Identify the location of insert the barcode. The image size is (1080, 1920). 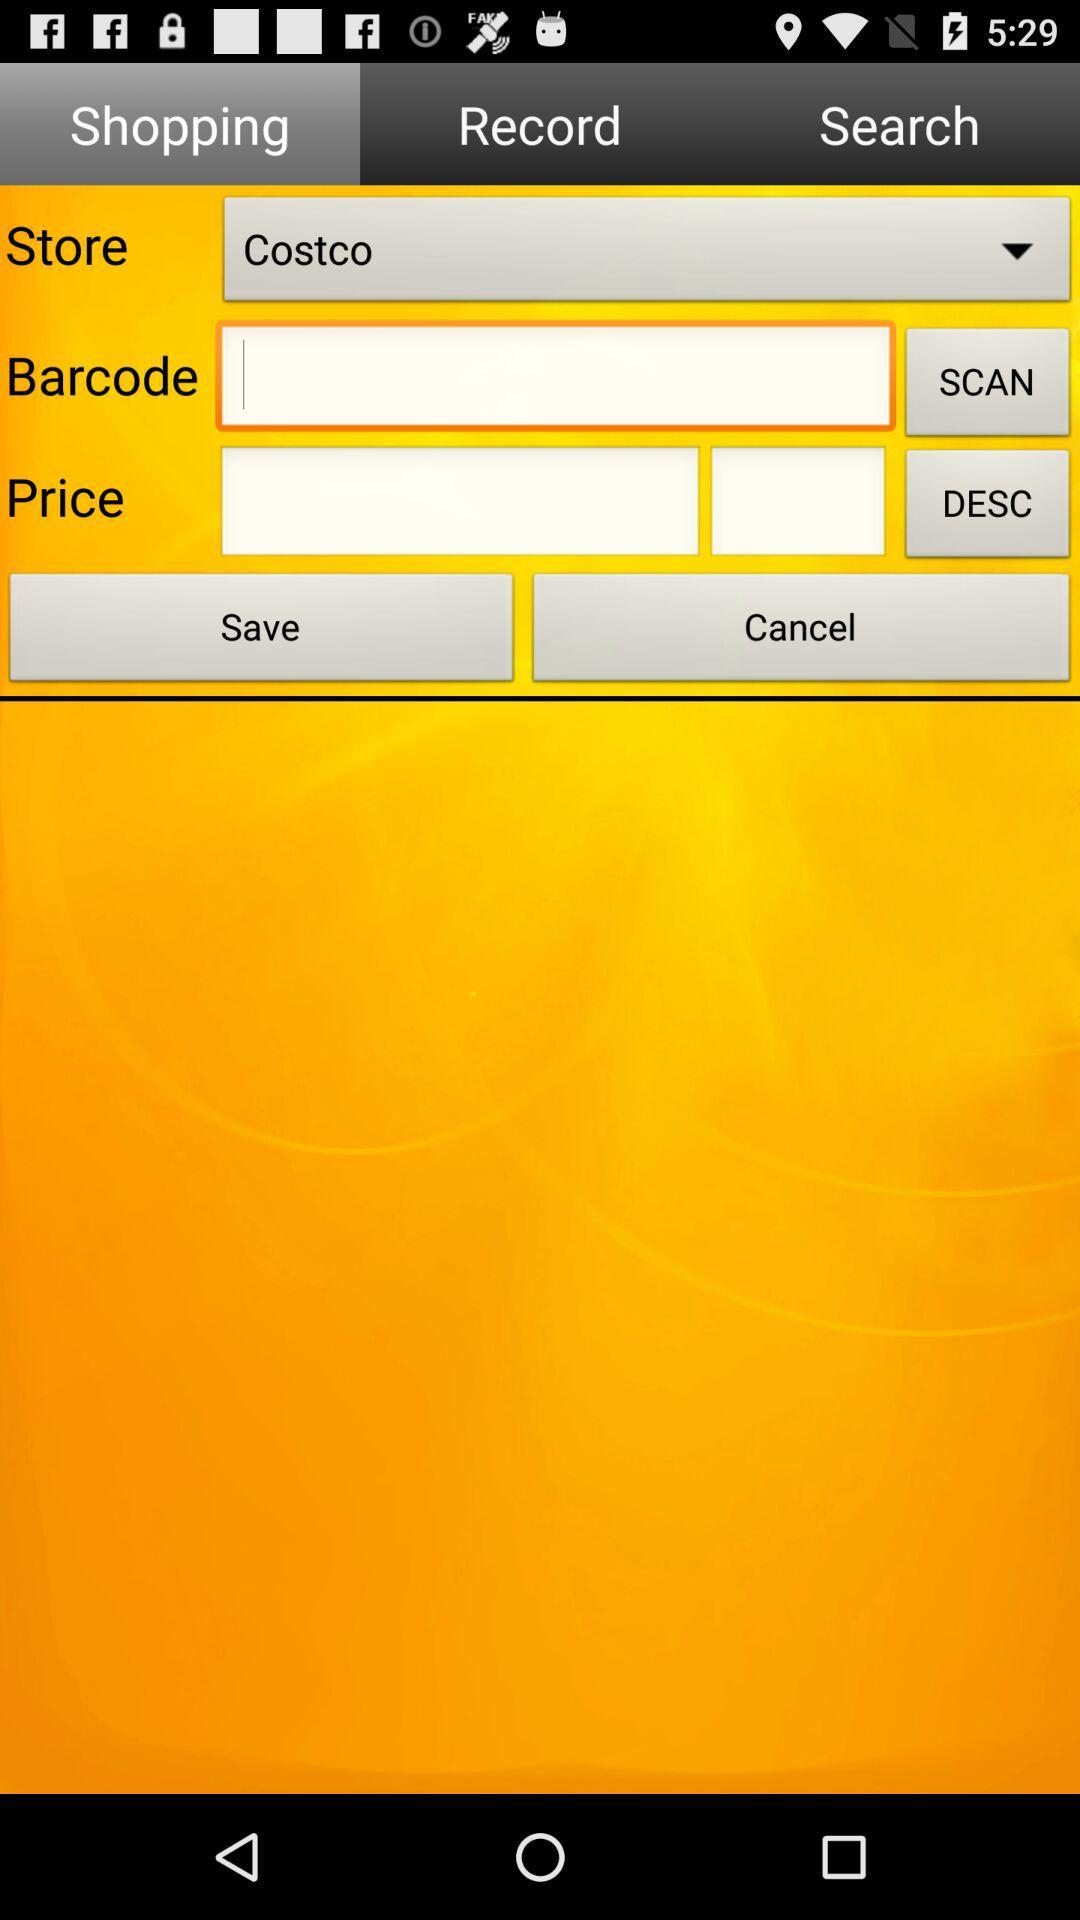
(555, 380).